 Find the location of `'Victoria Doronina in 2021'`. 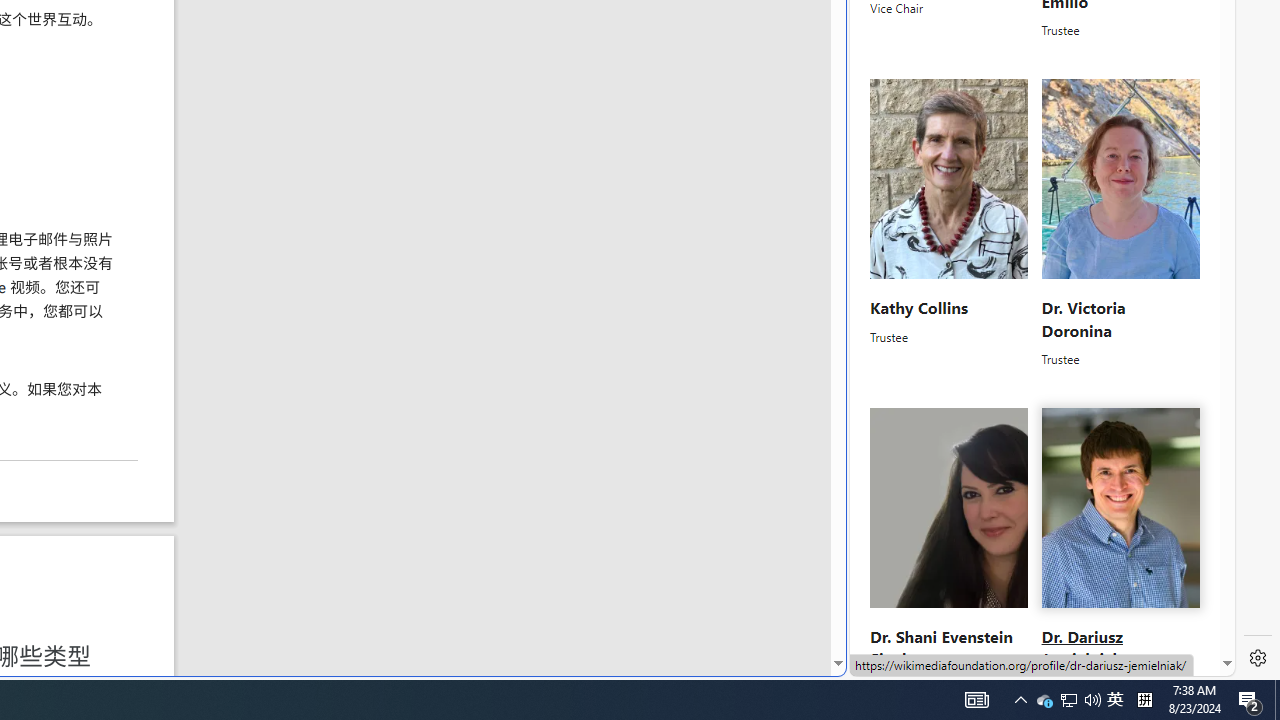

'Victoria Doronina in 2021' is located at coordinates (1120, 178).